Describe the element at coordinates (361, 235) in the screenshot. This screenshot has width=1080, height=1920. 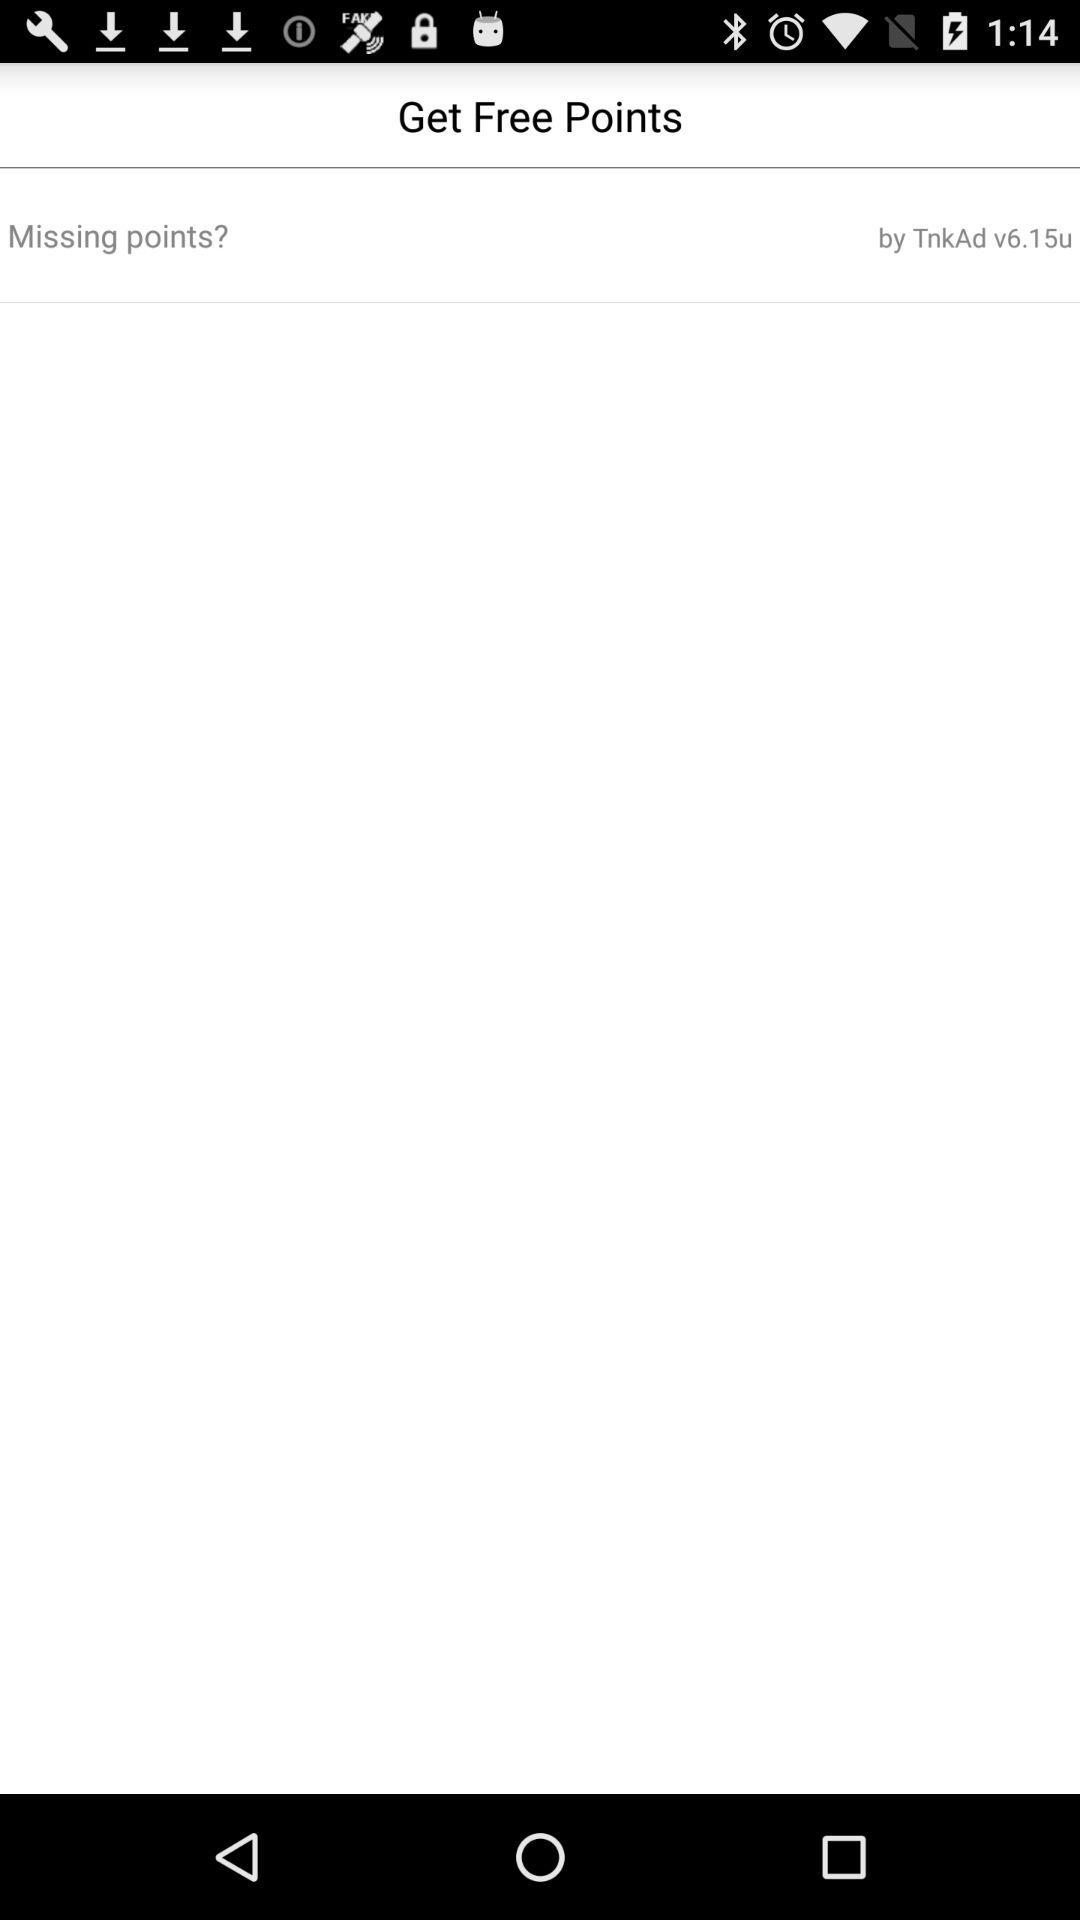
I see `the missing points? item` at that location.